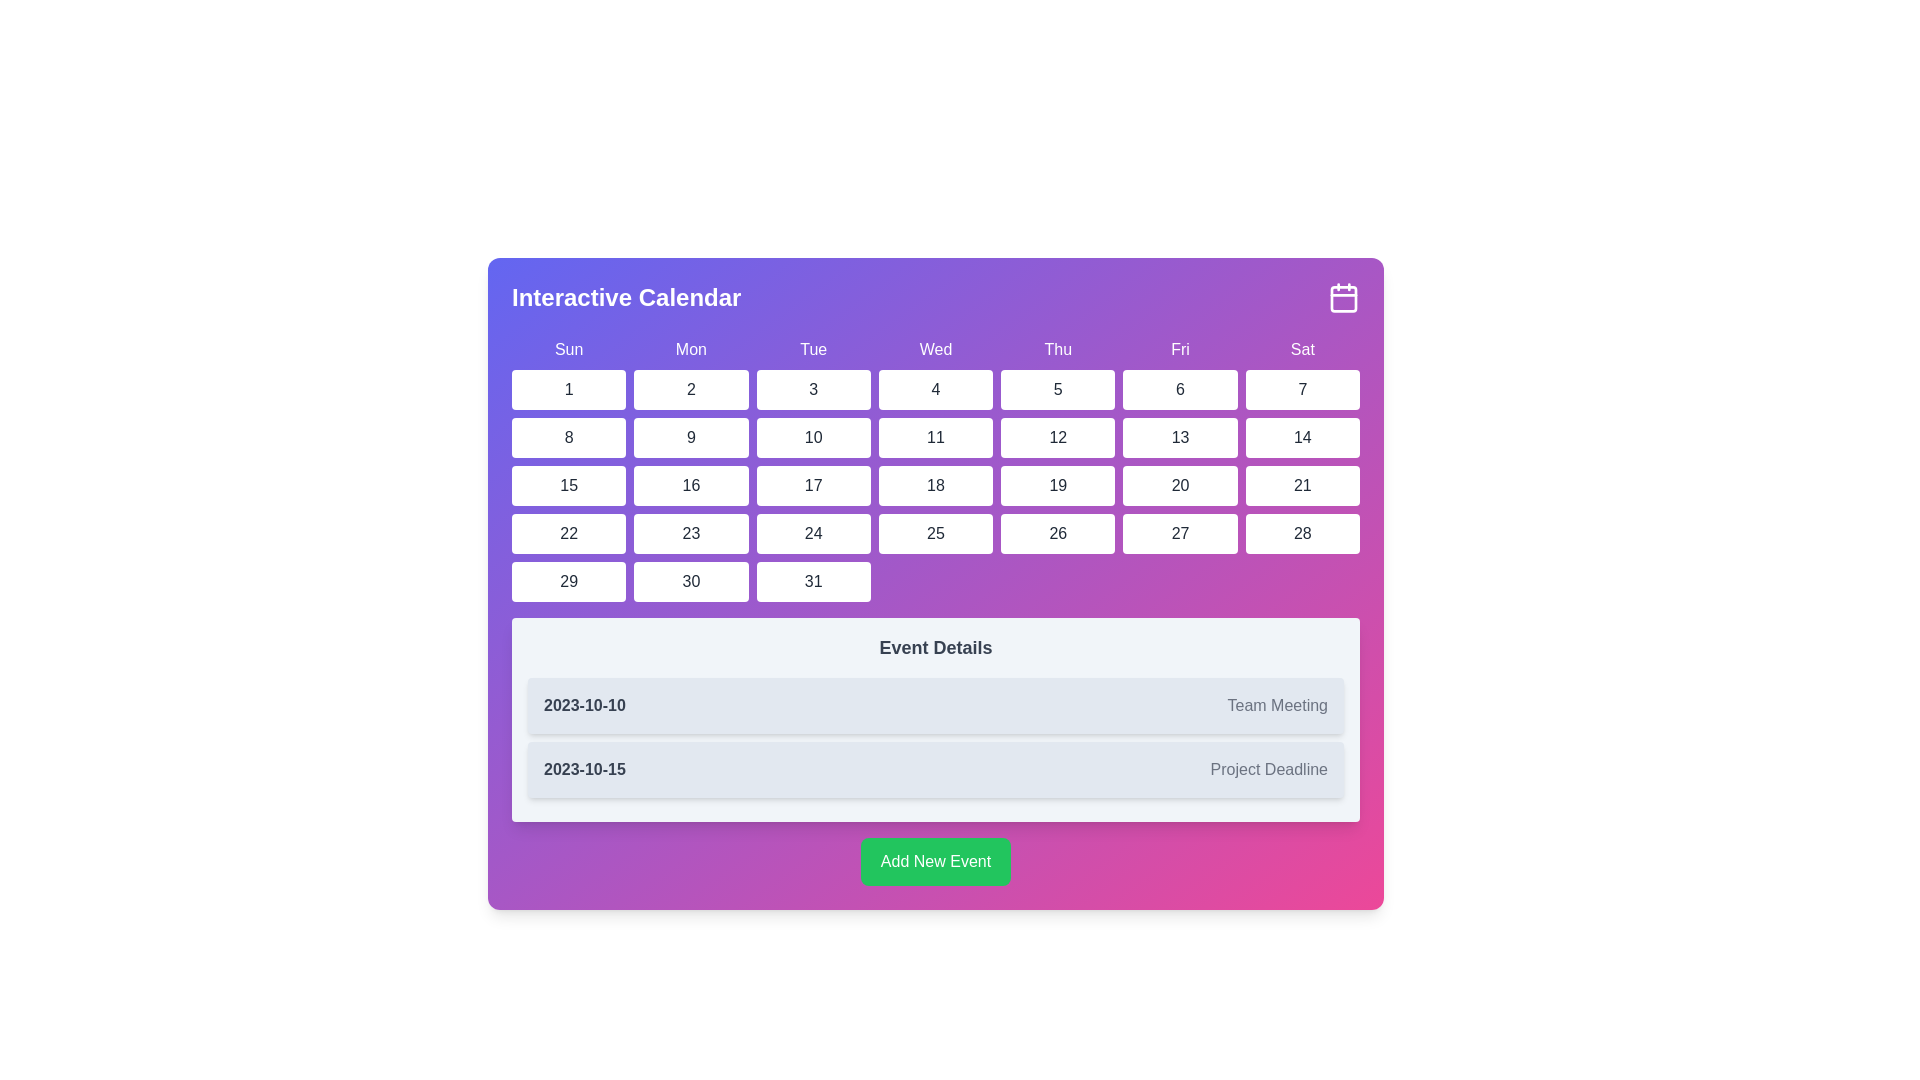 This screenshot has width=1920, height=1080. What do you see at coordinates (1302, 437) in the screenshot?
I see `the button displaying '14'` at bounding box center [1302, 437].